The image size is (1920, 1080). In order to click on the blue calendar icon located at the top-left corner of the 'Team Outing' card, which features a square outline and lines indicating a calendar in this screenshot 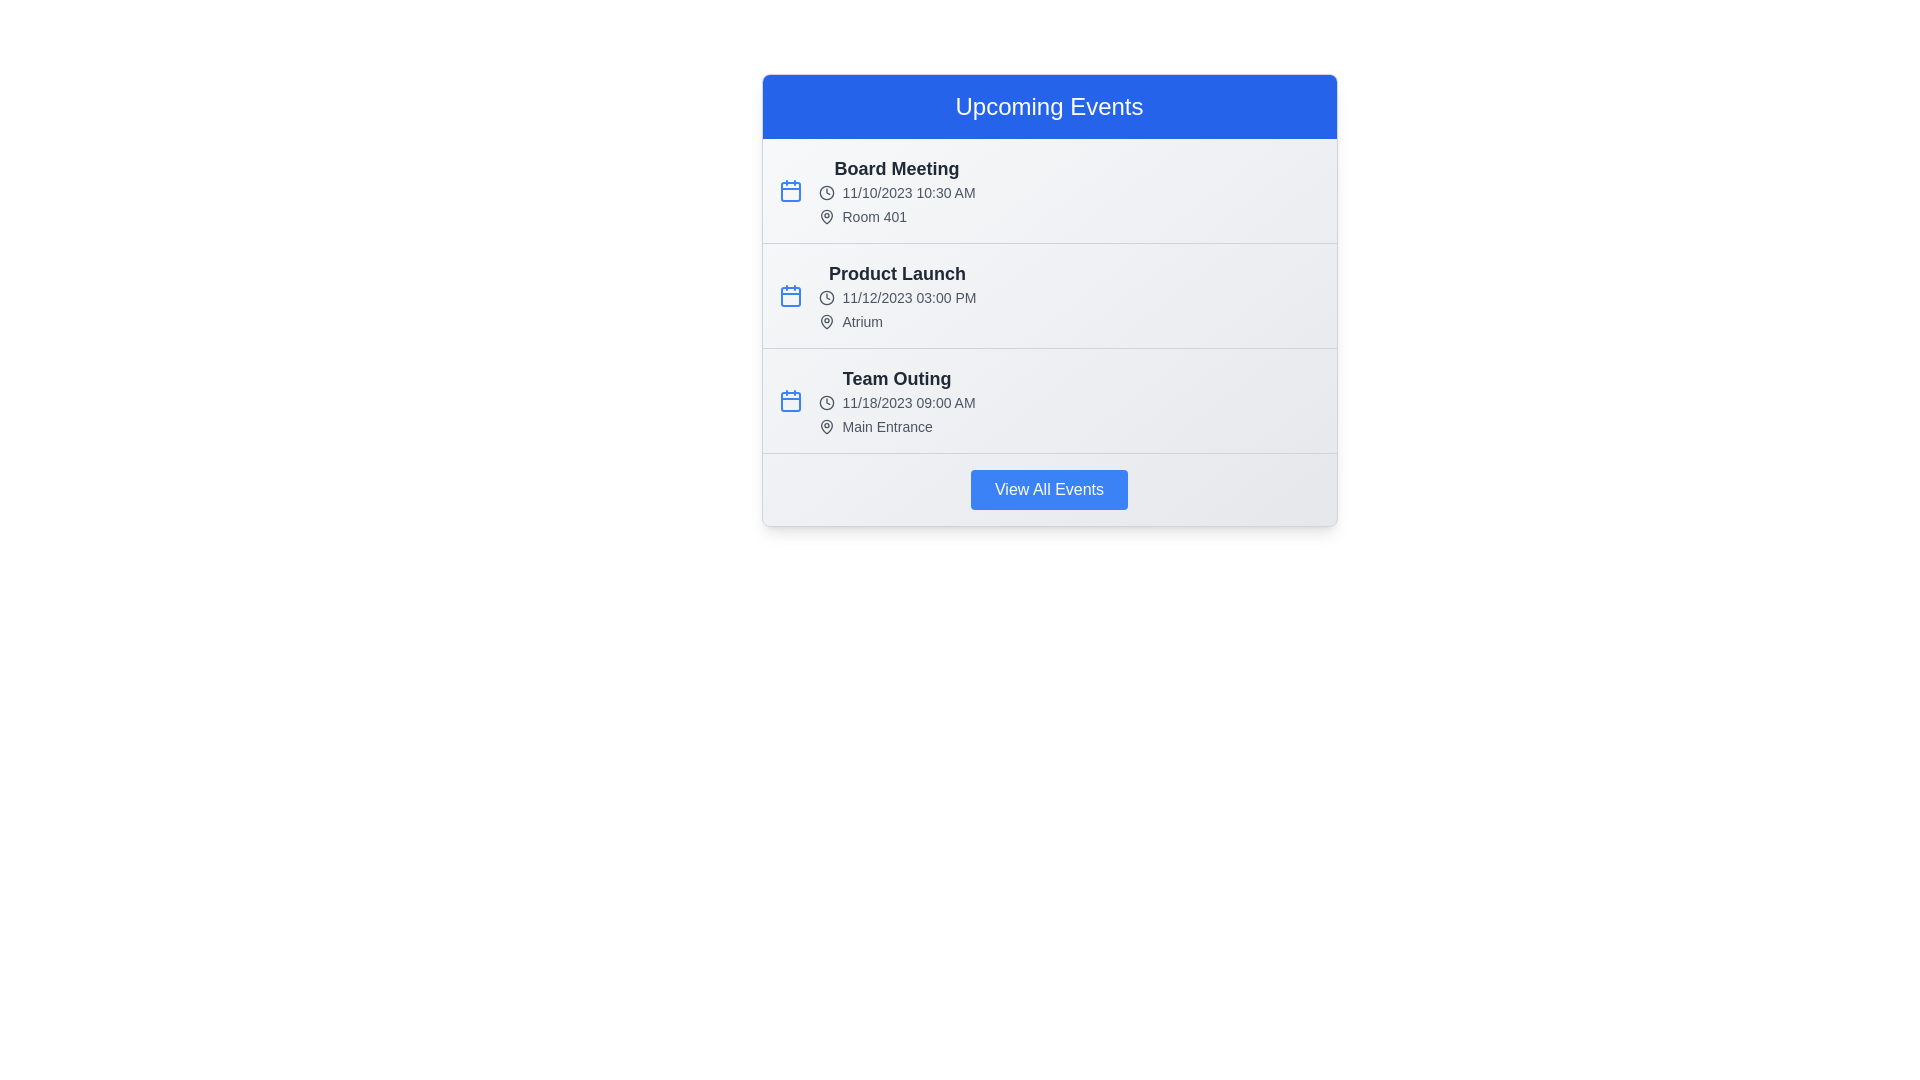, I will do `click(789, 401)`.